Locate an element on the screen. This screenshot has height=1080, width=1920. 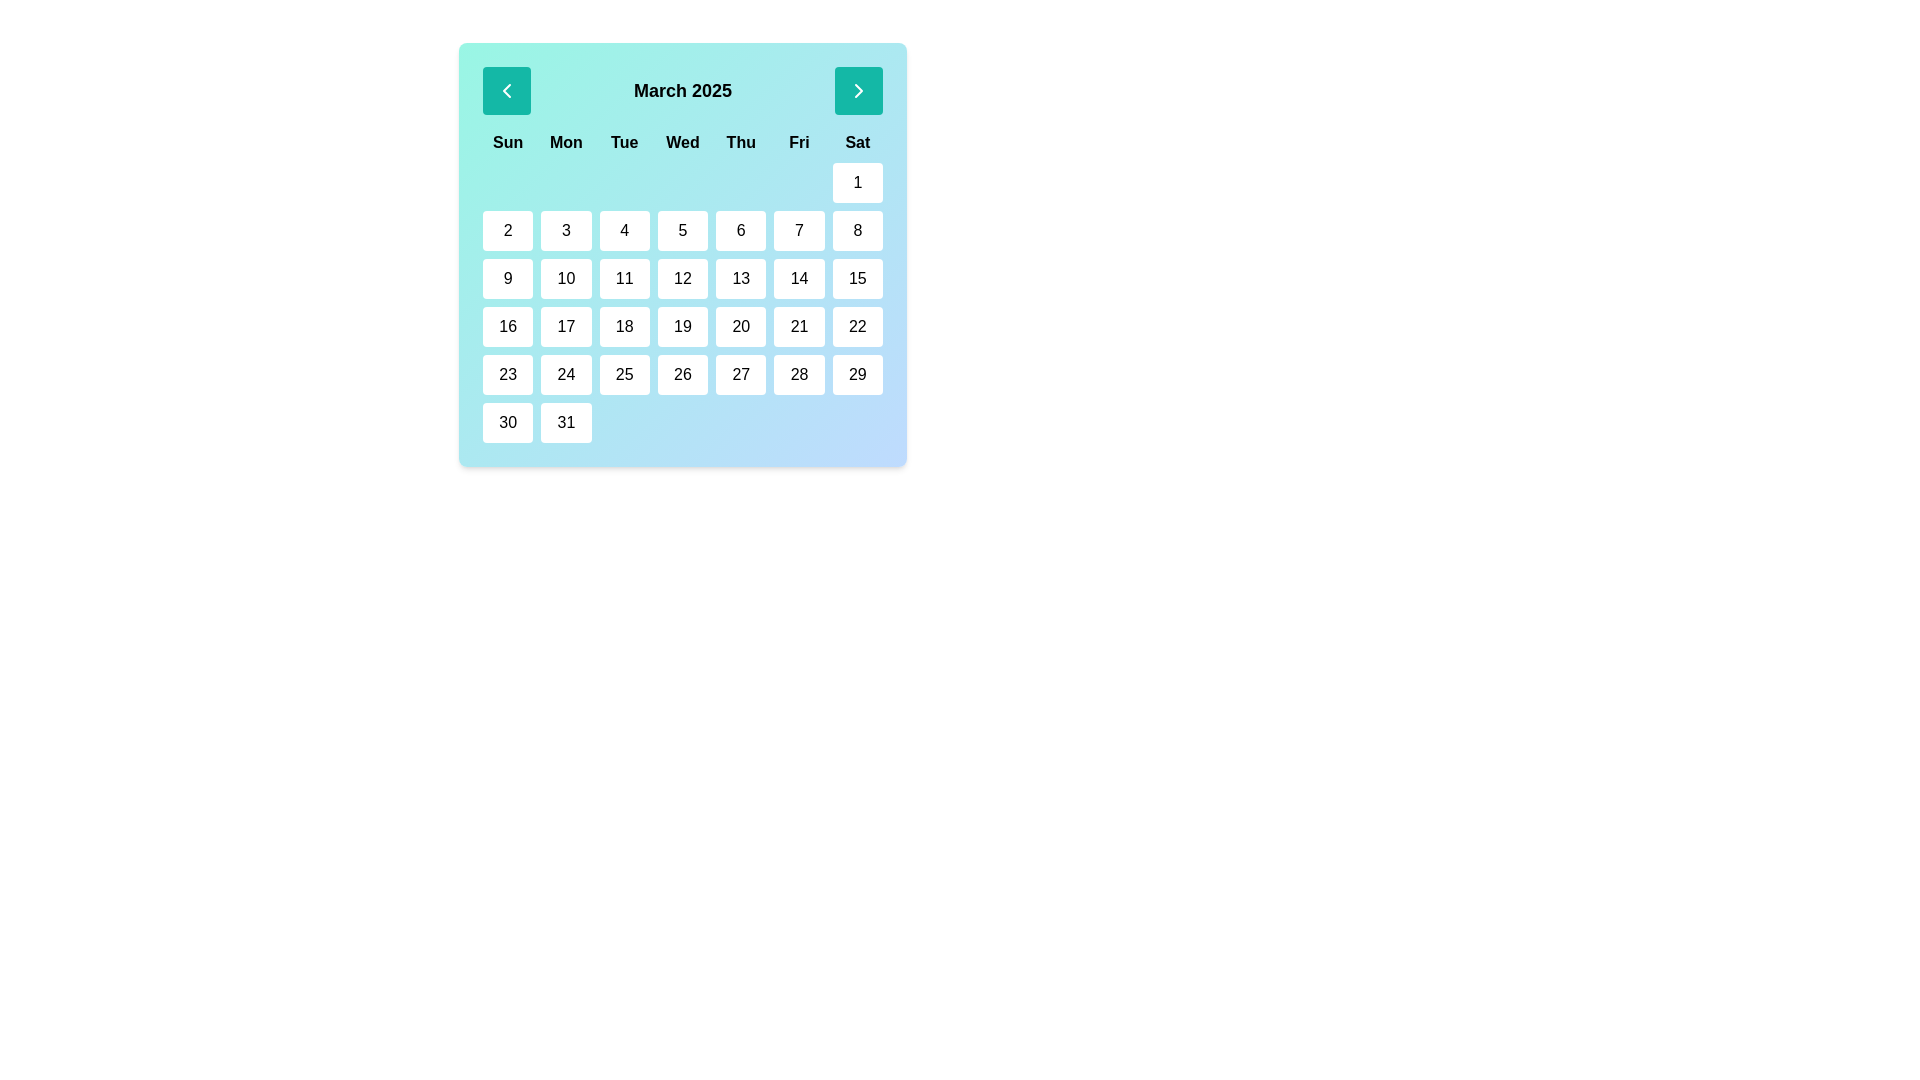
the date button displaying '26' in the calendar grid under 'Wed' is located at coordinates (681, 374).